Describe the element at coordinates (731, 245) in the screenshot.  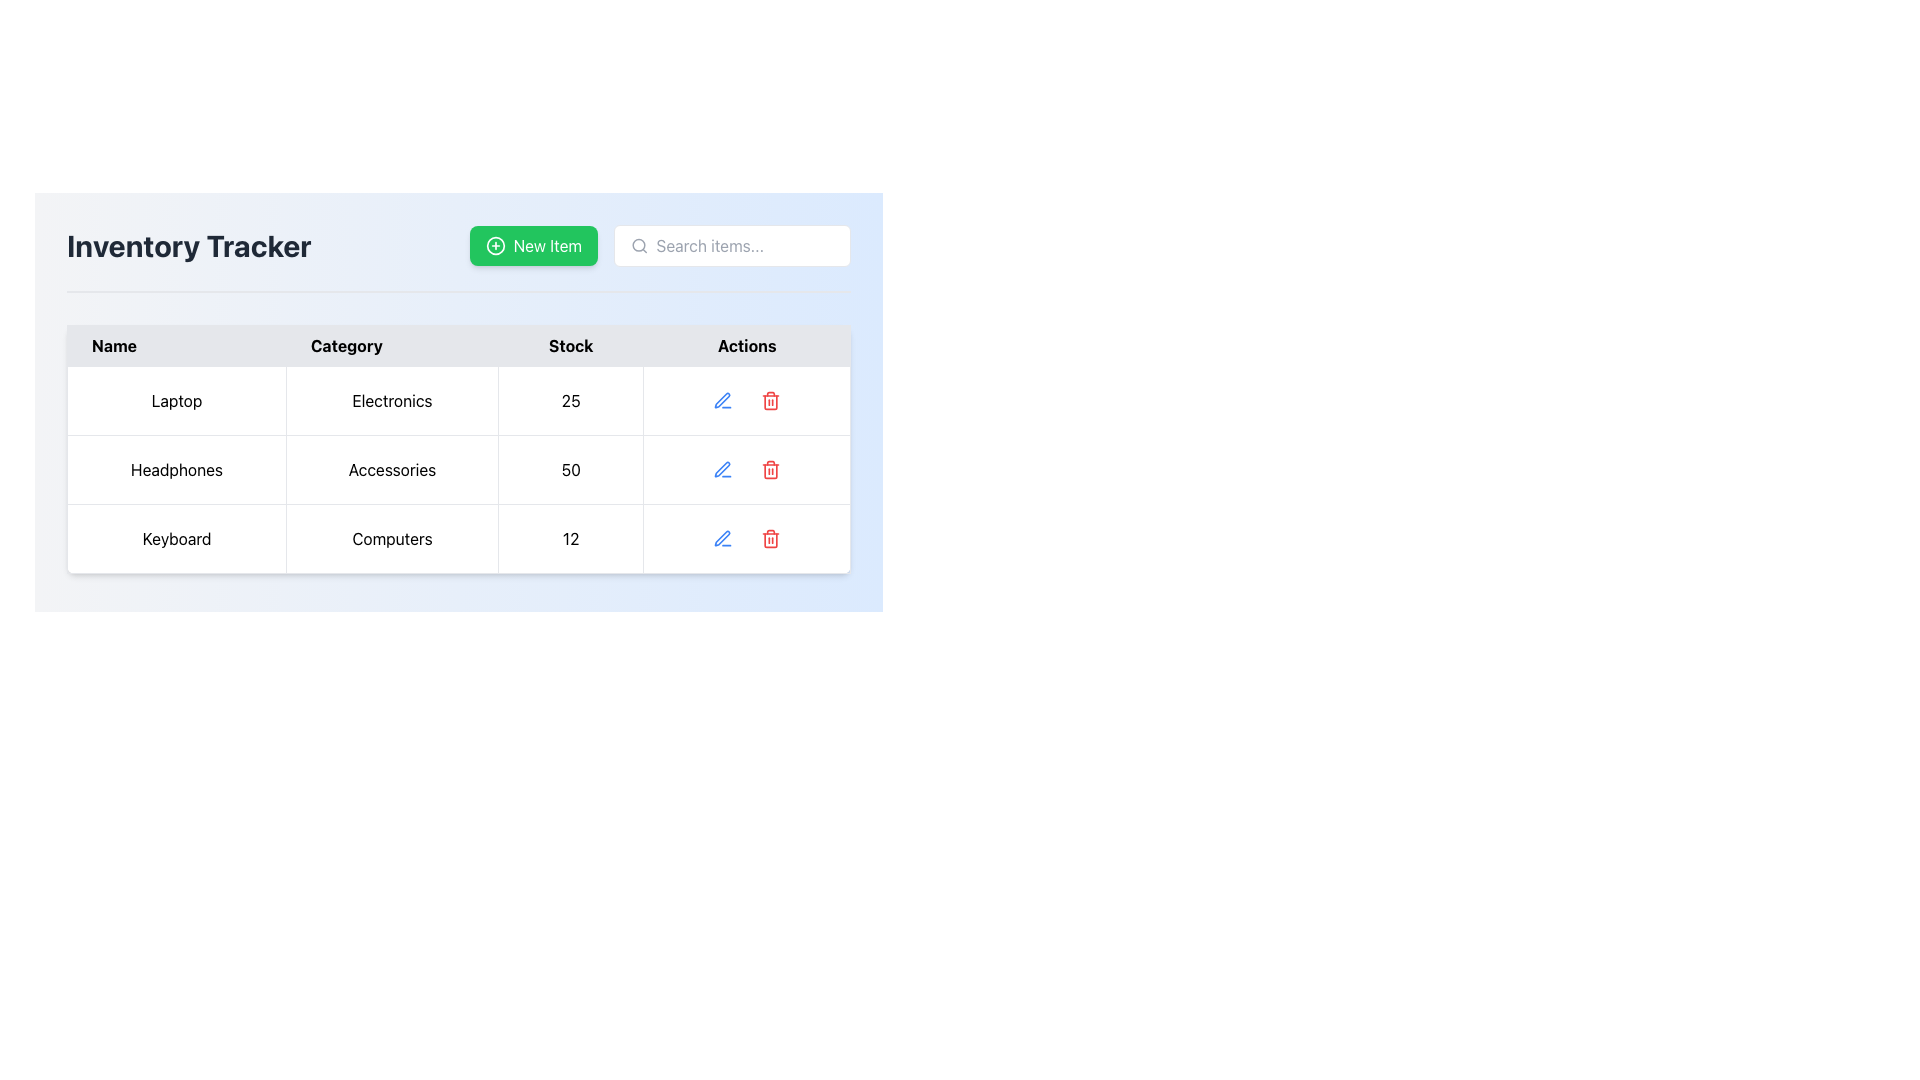
I see `the text input area located to the right of the green button labeled 'New Item' in the header section to focus and type` at that location.